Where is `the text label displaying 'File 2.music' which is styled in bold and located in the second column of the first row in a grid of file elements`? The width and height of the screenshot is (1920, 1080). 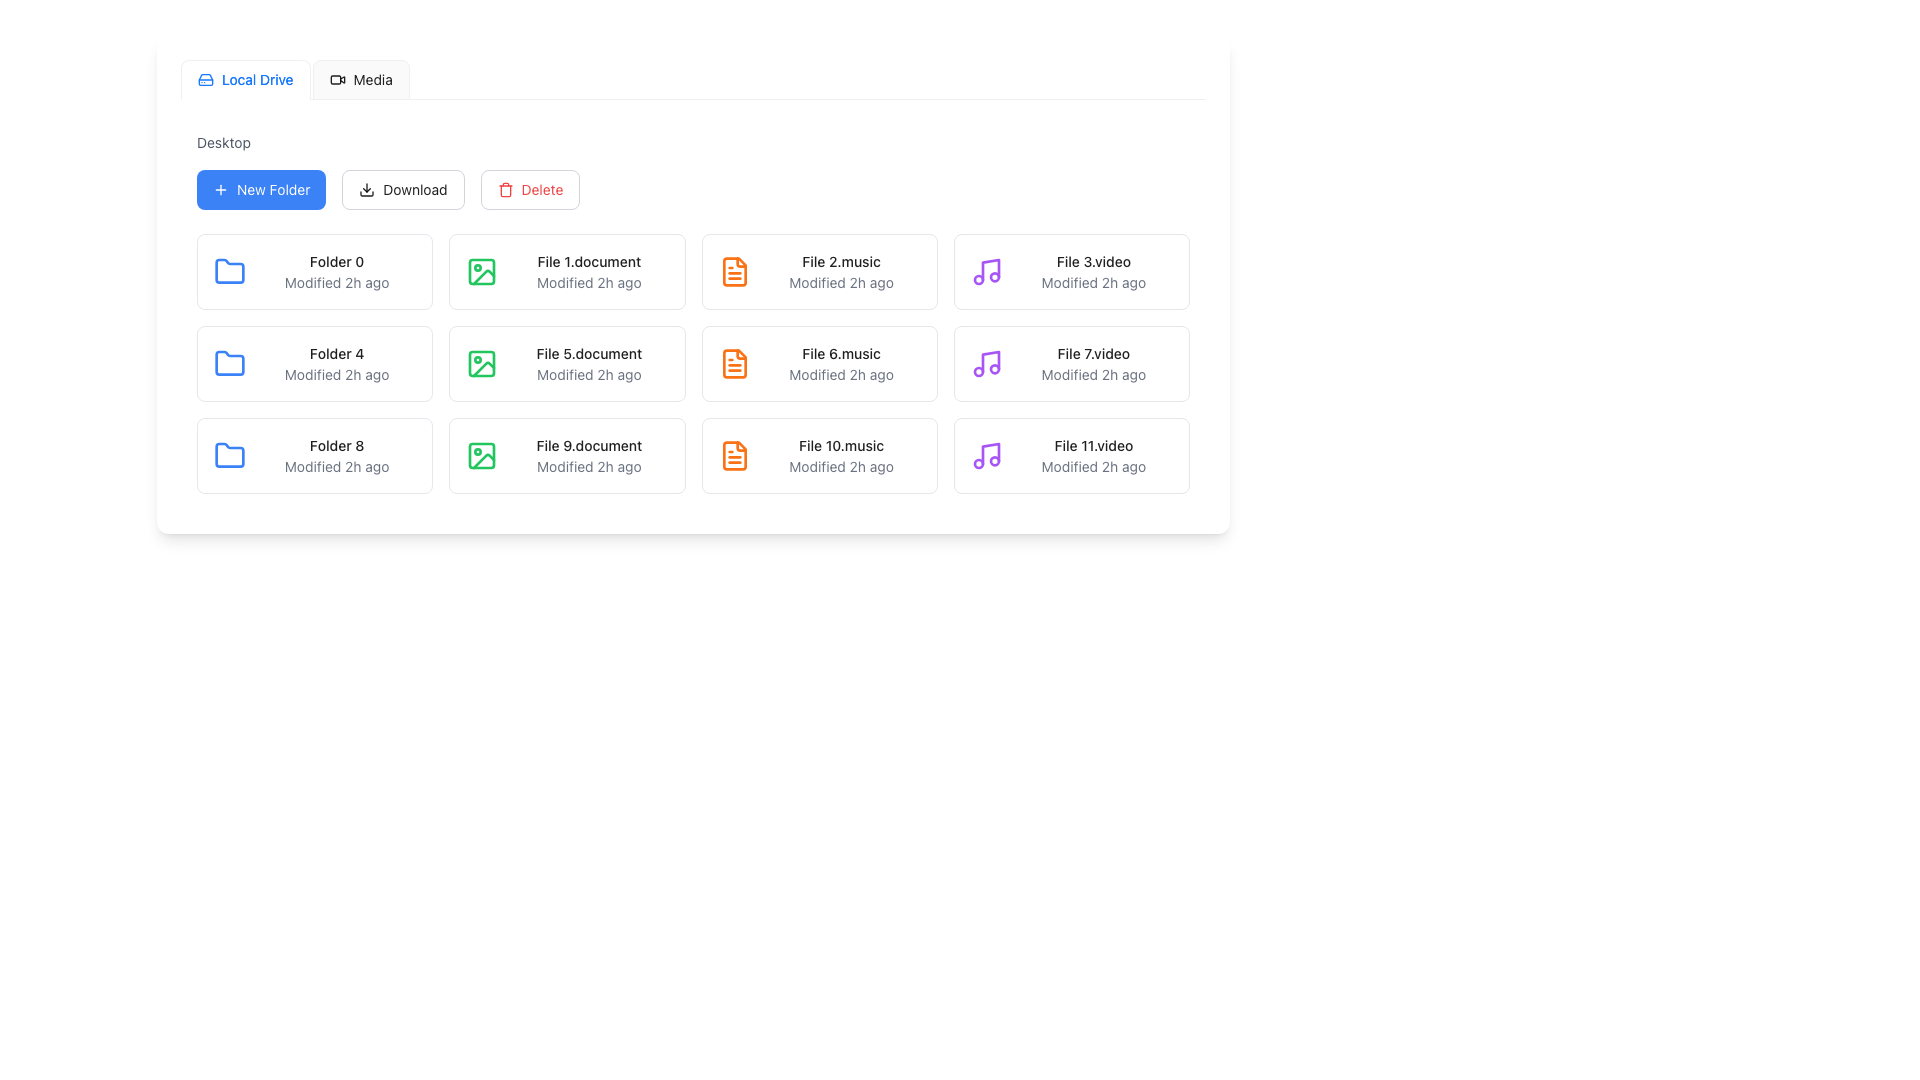
the text label displaying 'File 2.music' which is styled in bold and located in the second column of the first row in a grid of file elements is located at coordinates (841, 261).